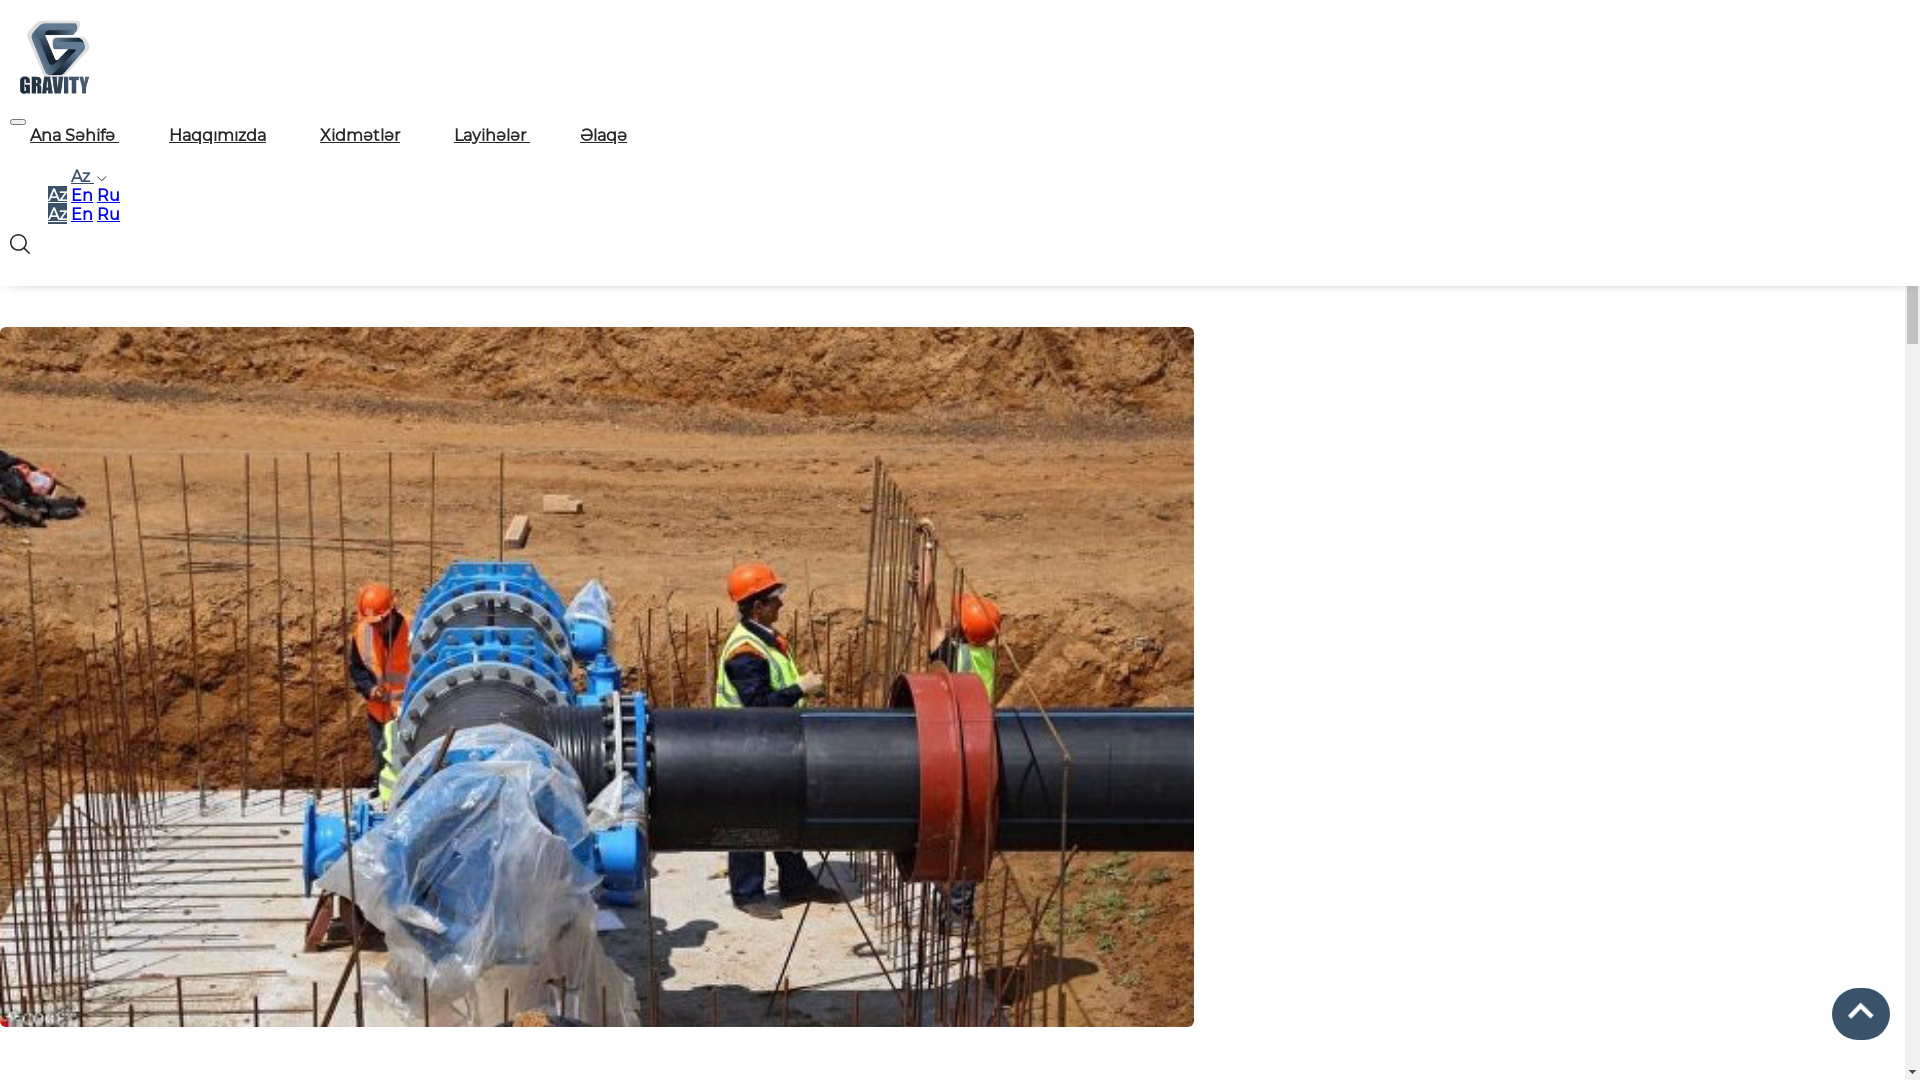 Image resolution: width=1920 pixels, height=1080 pixels. What do you see at coordinates (57, 214) in the screenshot?
I see `'Az'` at bounding box center [57, 214].